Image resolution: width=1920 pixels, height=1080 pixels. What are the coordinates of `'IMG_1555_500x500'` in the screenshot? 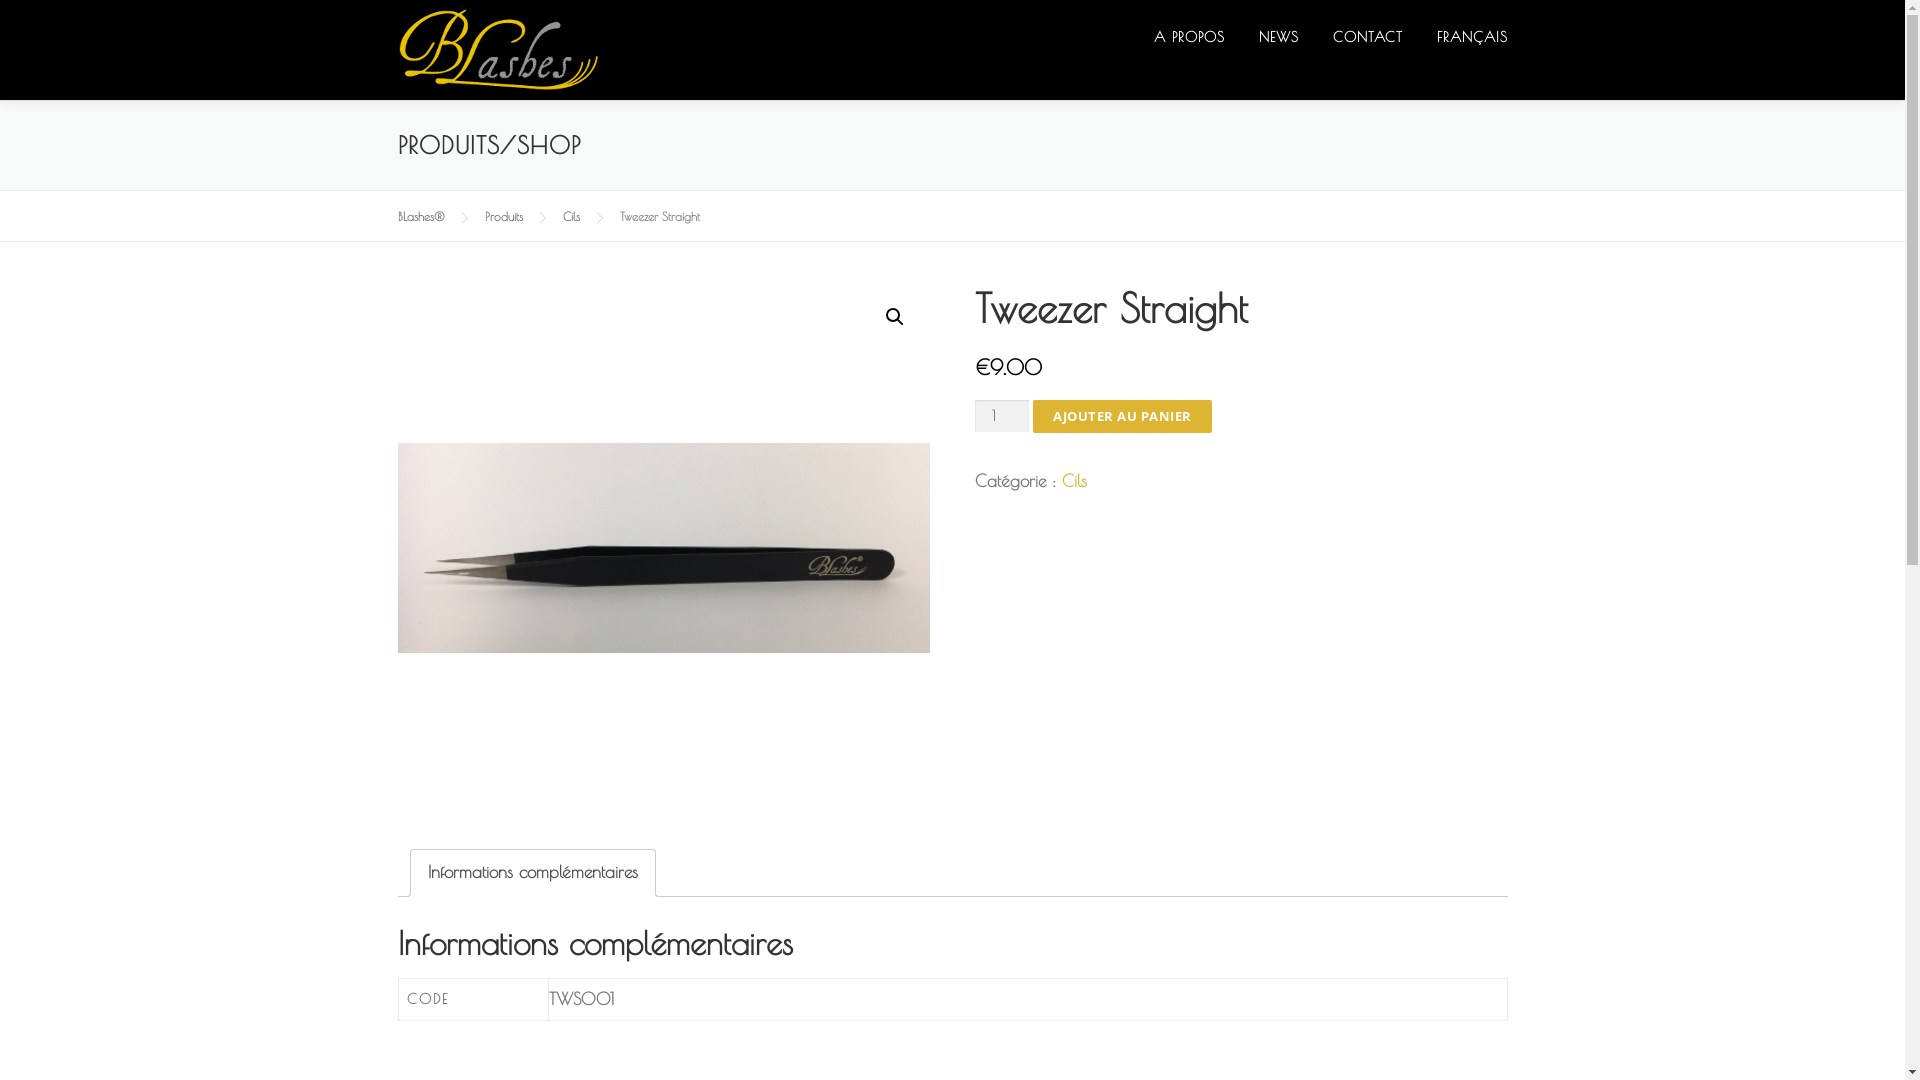 It's located at (398, 548).